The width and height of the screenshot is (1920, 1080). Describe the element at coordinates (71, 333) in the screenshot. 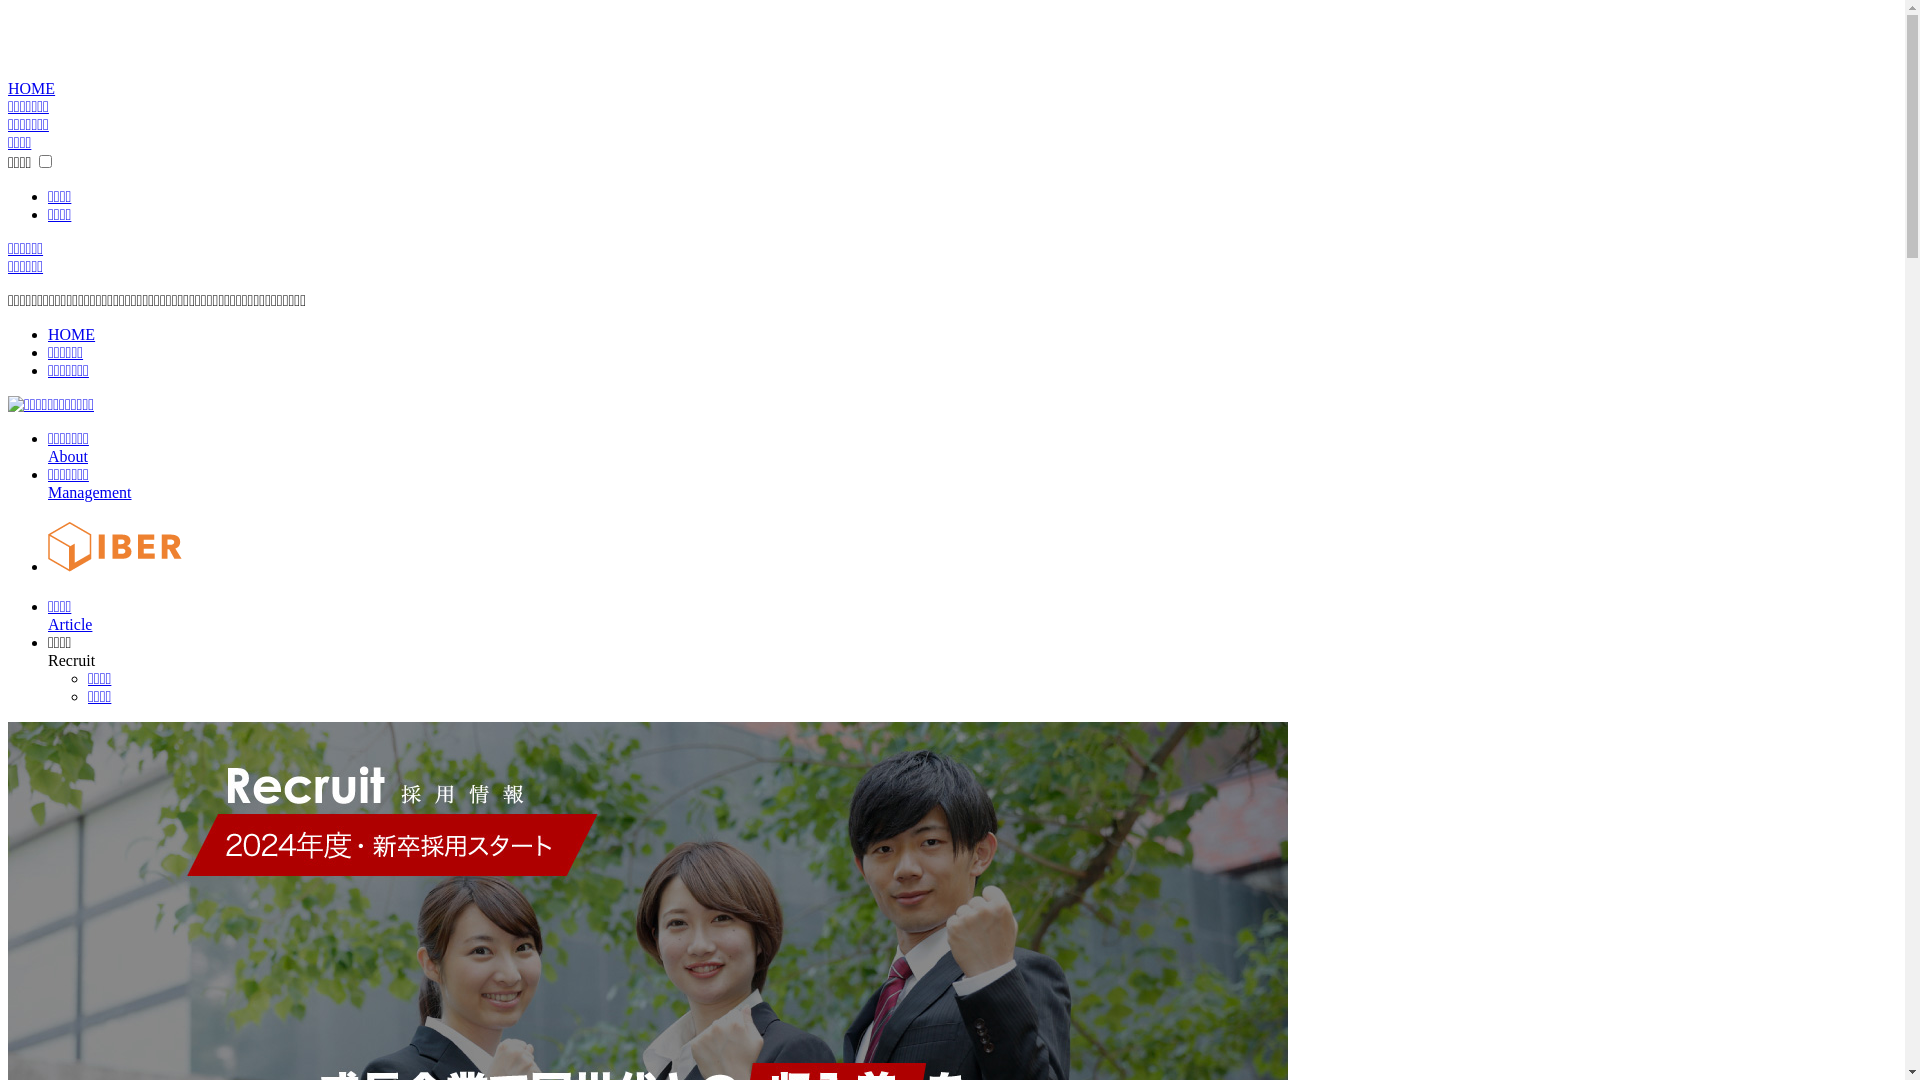

I see `'HOME'` at that location.